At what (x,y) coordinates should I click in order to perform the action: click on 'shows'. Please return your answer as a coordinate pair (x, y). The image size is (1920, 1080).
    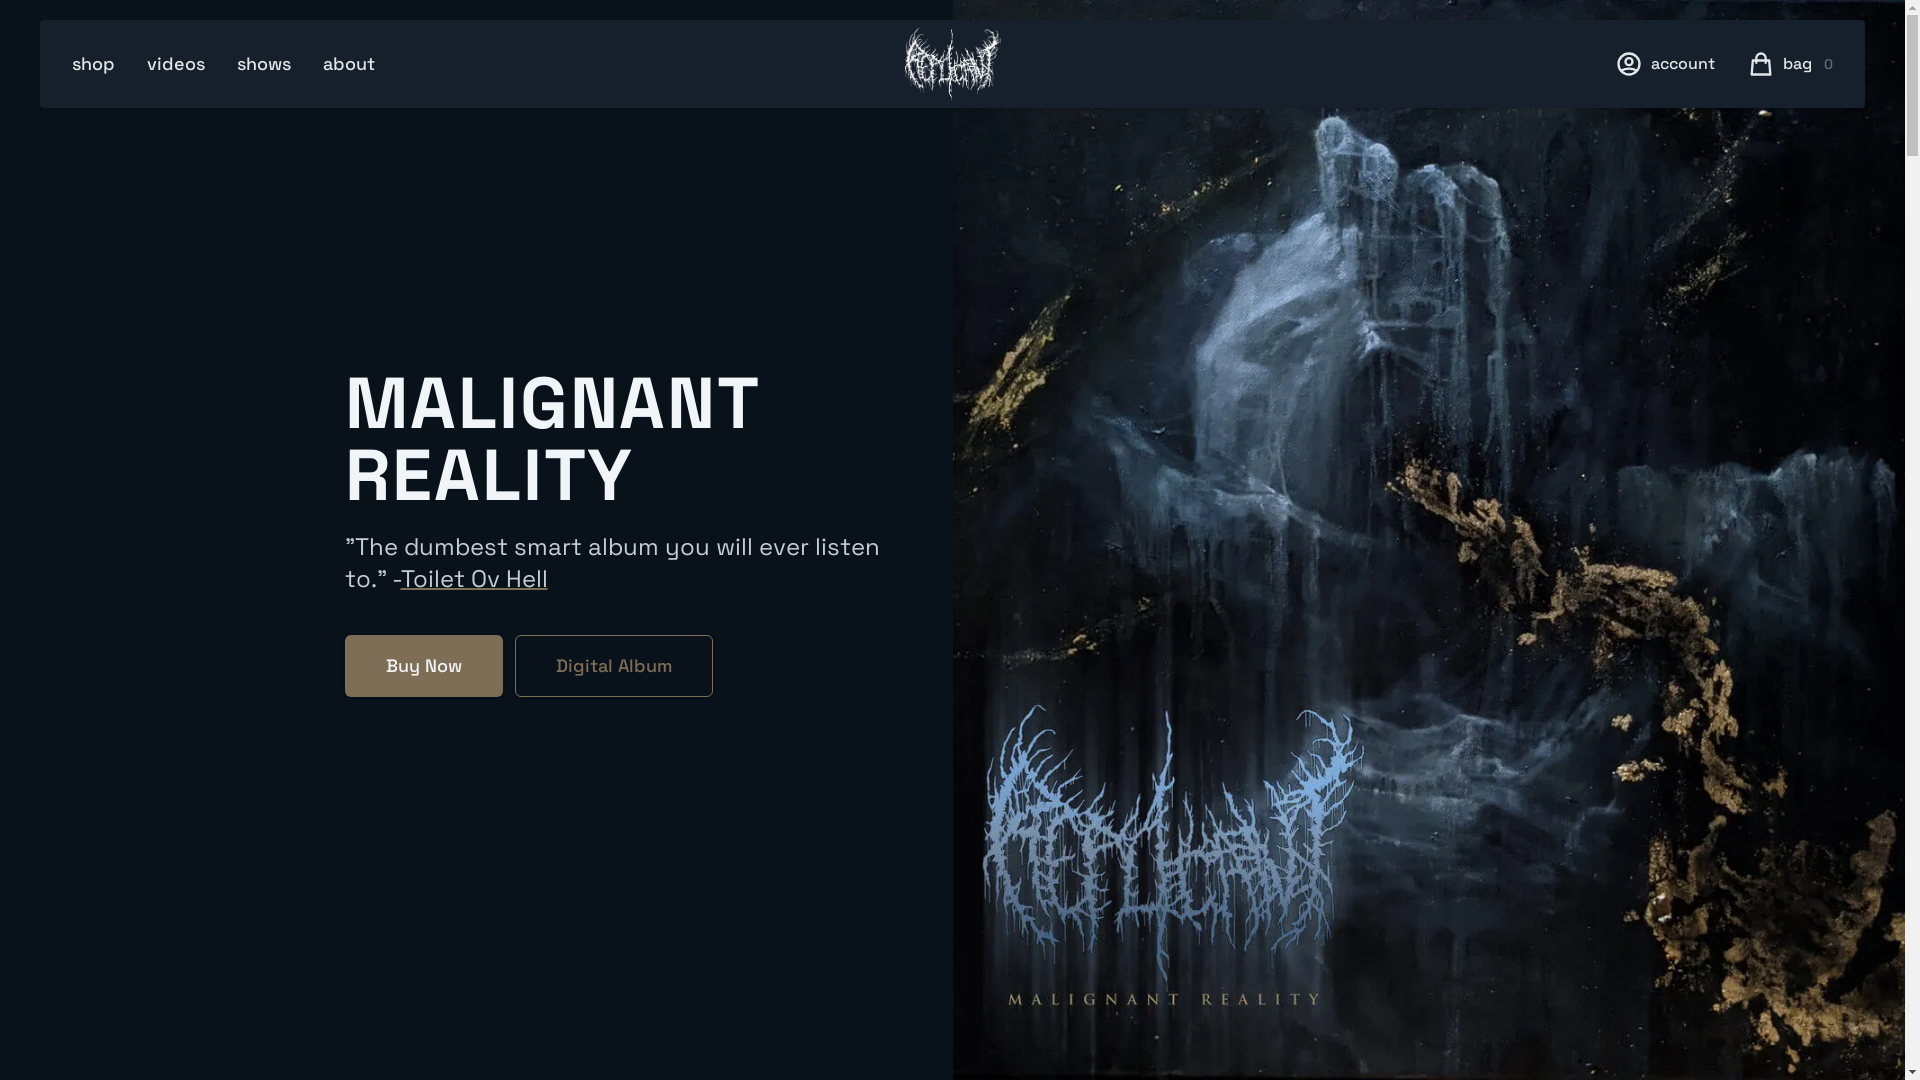
    Looking at the image, I should click on (263, 63).